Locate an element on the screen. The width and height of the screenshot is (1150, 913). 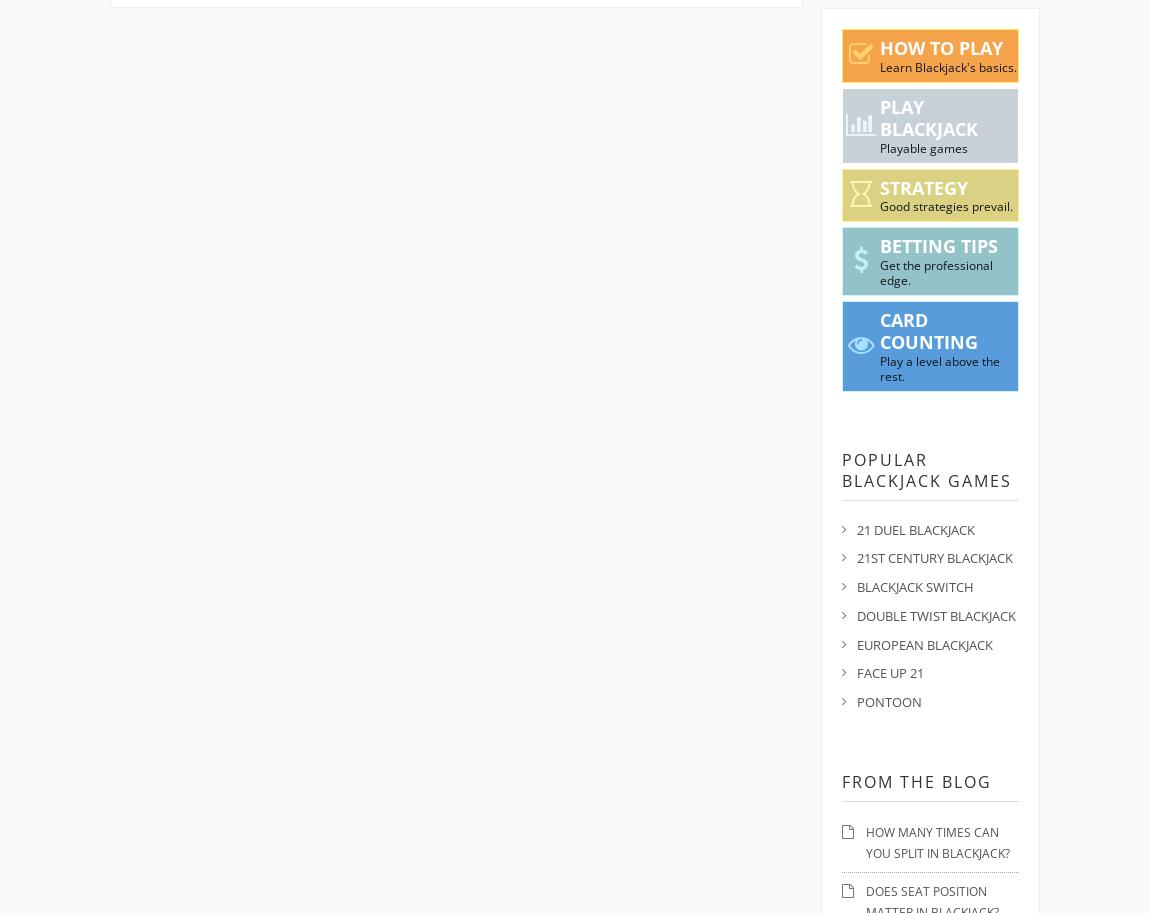
'strategy' is located at coordinates (922, 186).